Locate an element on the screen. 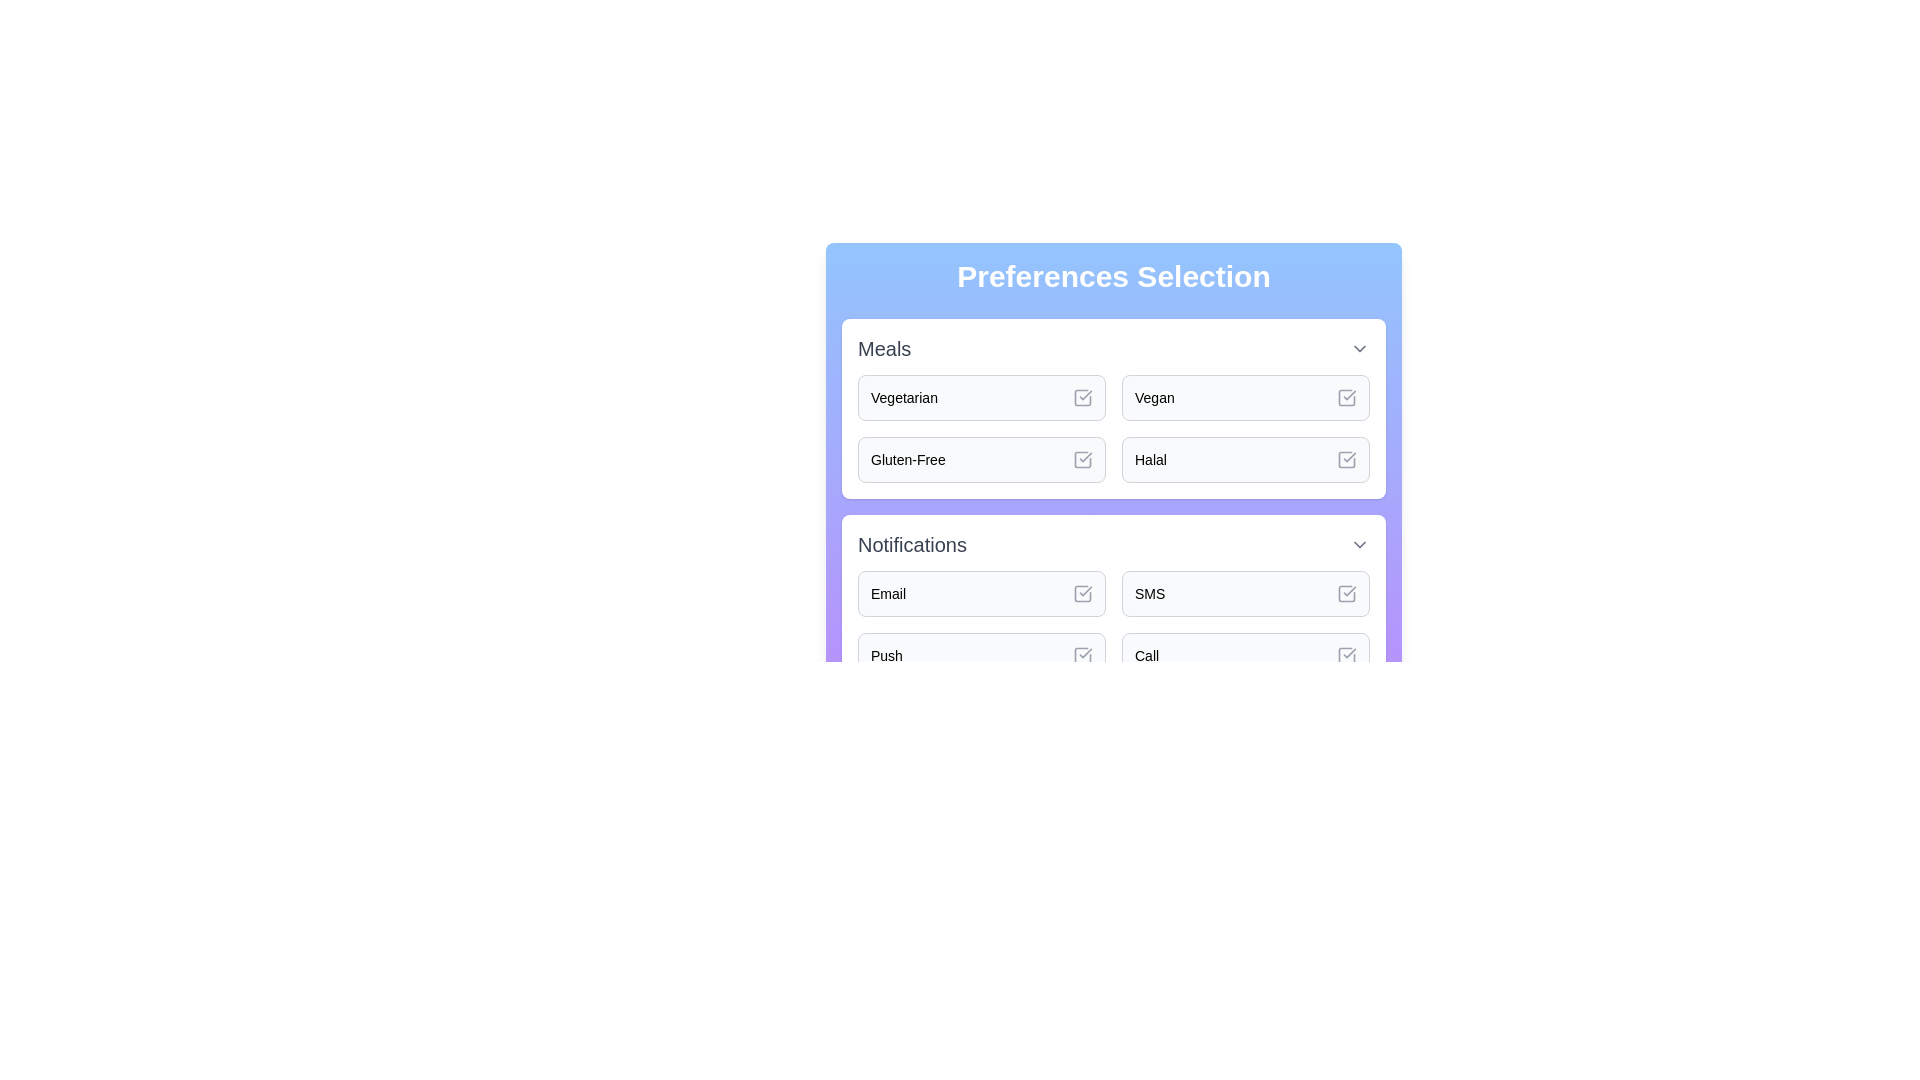  the 'Notifications' text label, which is styled in bold dark gray and located in the 'Preferences Selection' section for notification preferences is located at coordinates (911, 544).